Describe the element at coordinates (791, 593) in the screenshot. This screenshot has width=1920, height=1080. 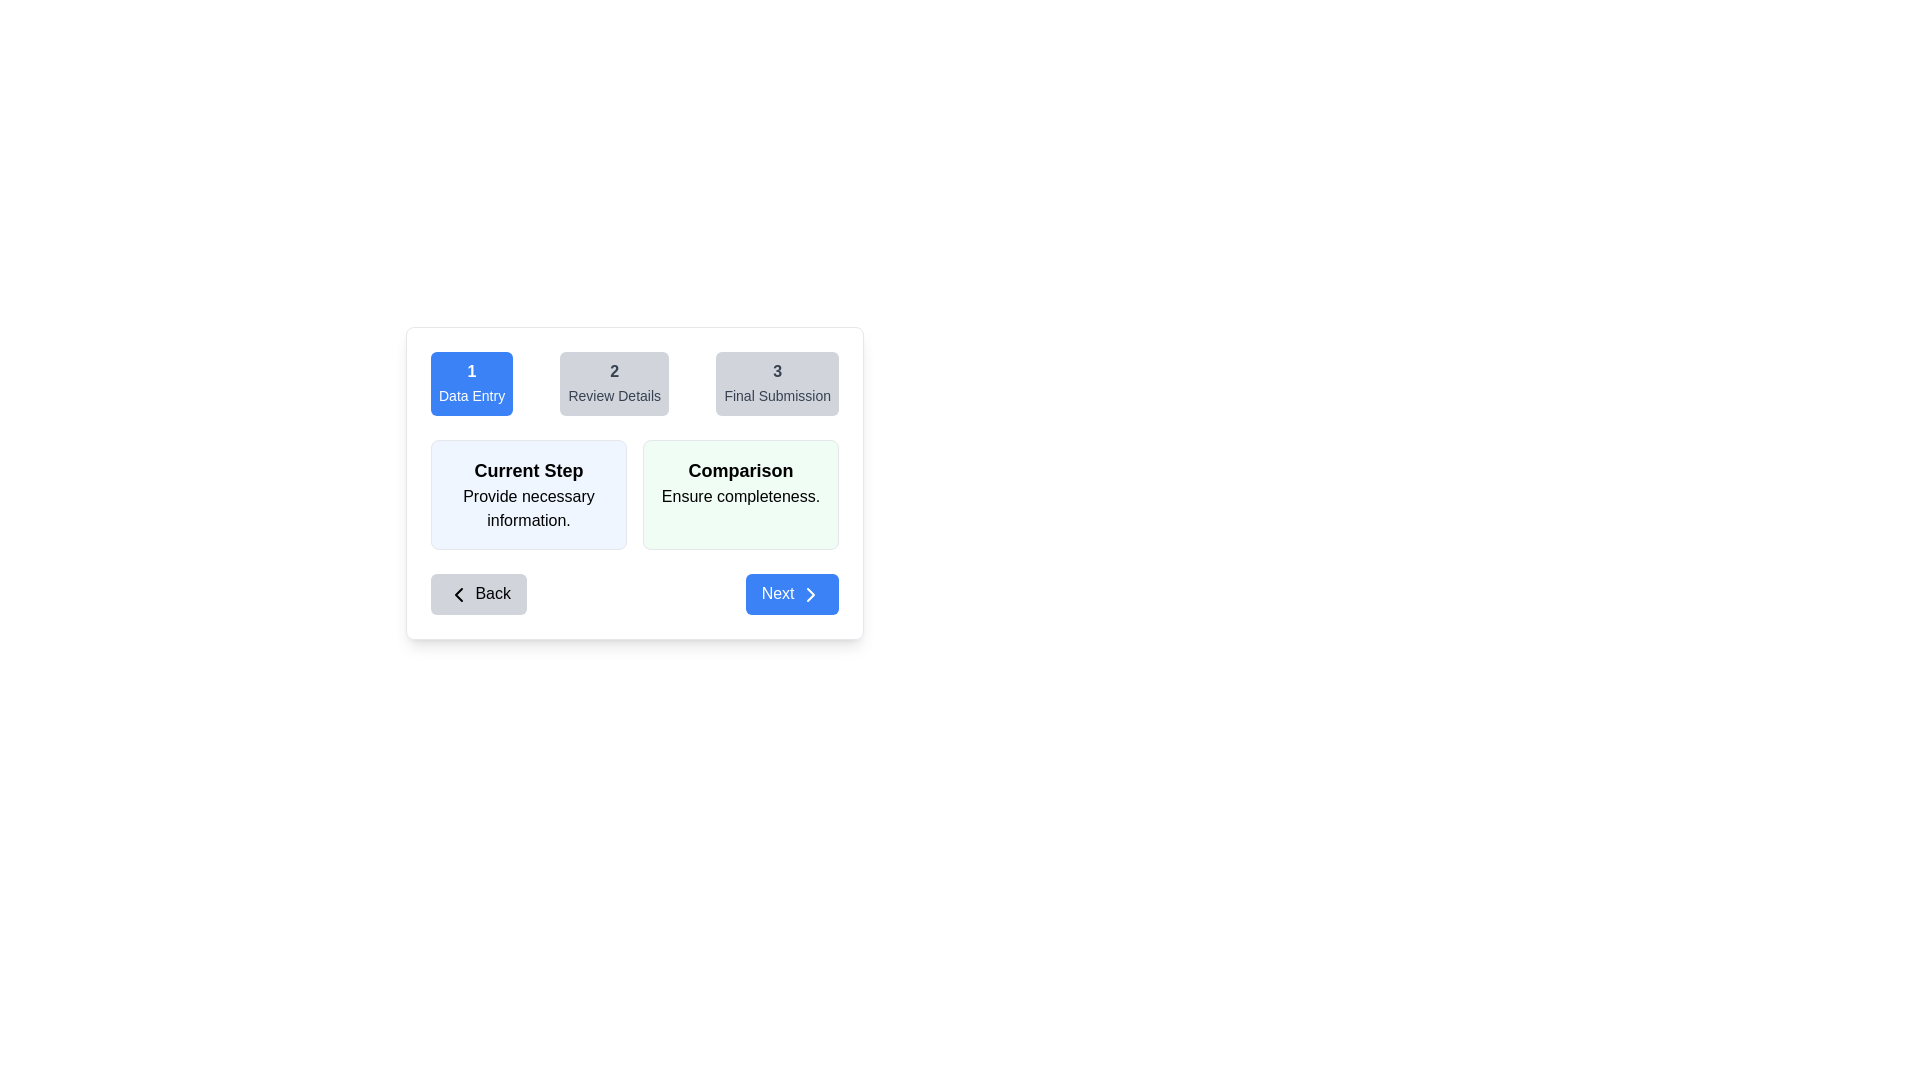
I see `the blue 'Next' button with rounded edges that contains white text and a right-pointing chevron icon to proceed to the next step` at that location.